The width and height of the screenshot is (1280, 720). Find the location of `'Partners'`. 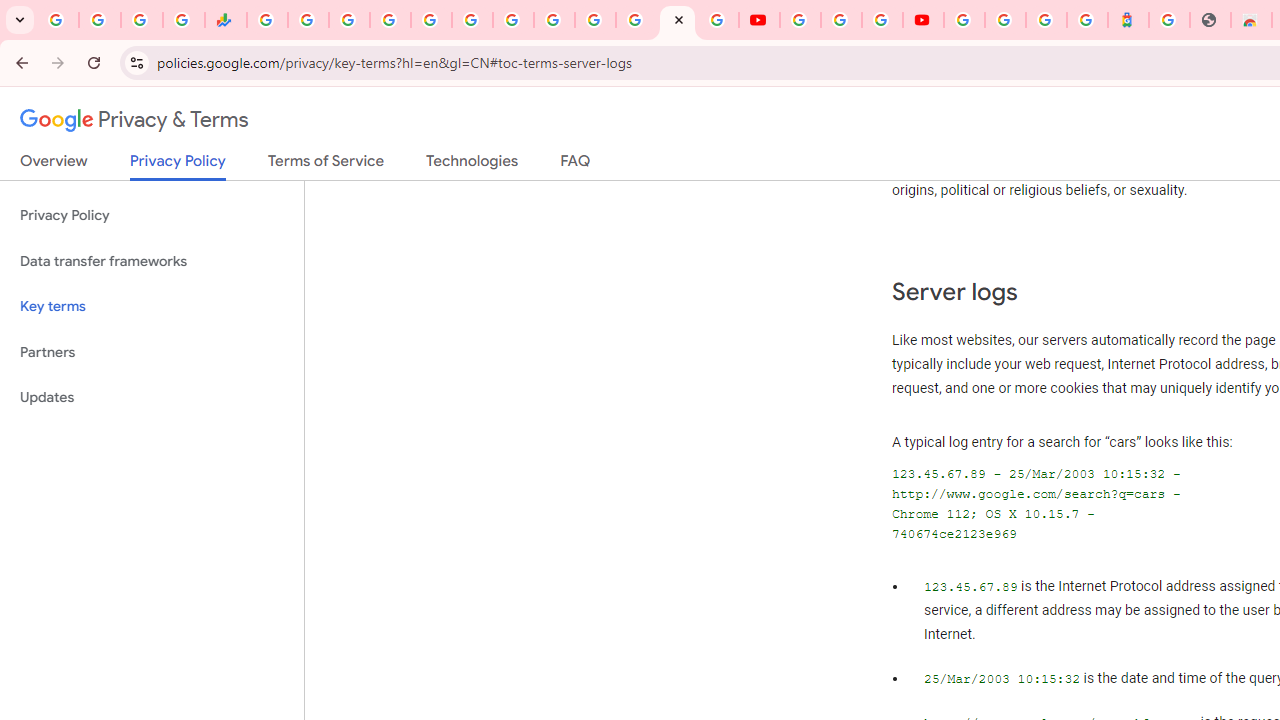

'Partners' is located at coordinates (151, 351).